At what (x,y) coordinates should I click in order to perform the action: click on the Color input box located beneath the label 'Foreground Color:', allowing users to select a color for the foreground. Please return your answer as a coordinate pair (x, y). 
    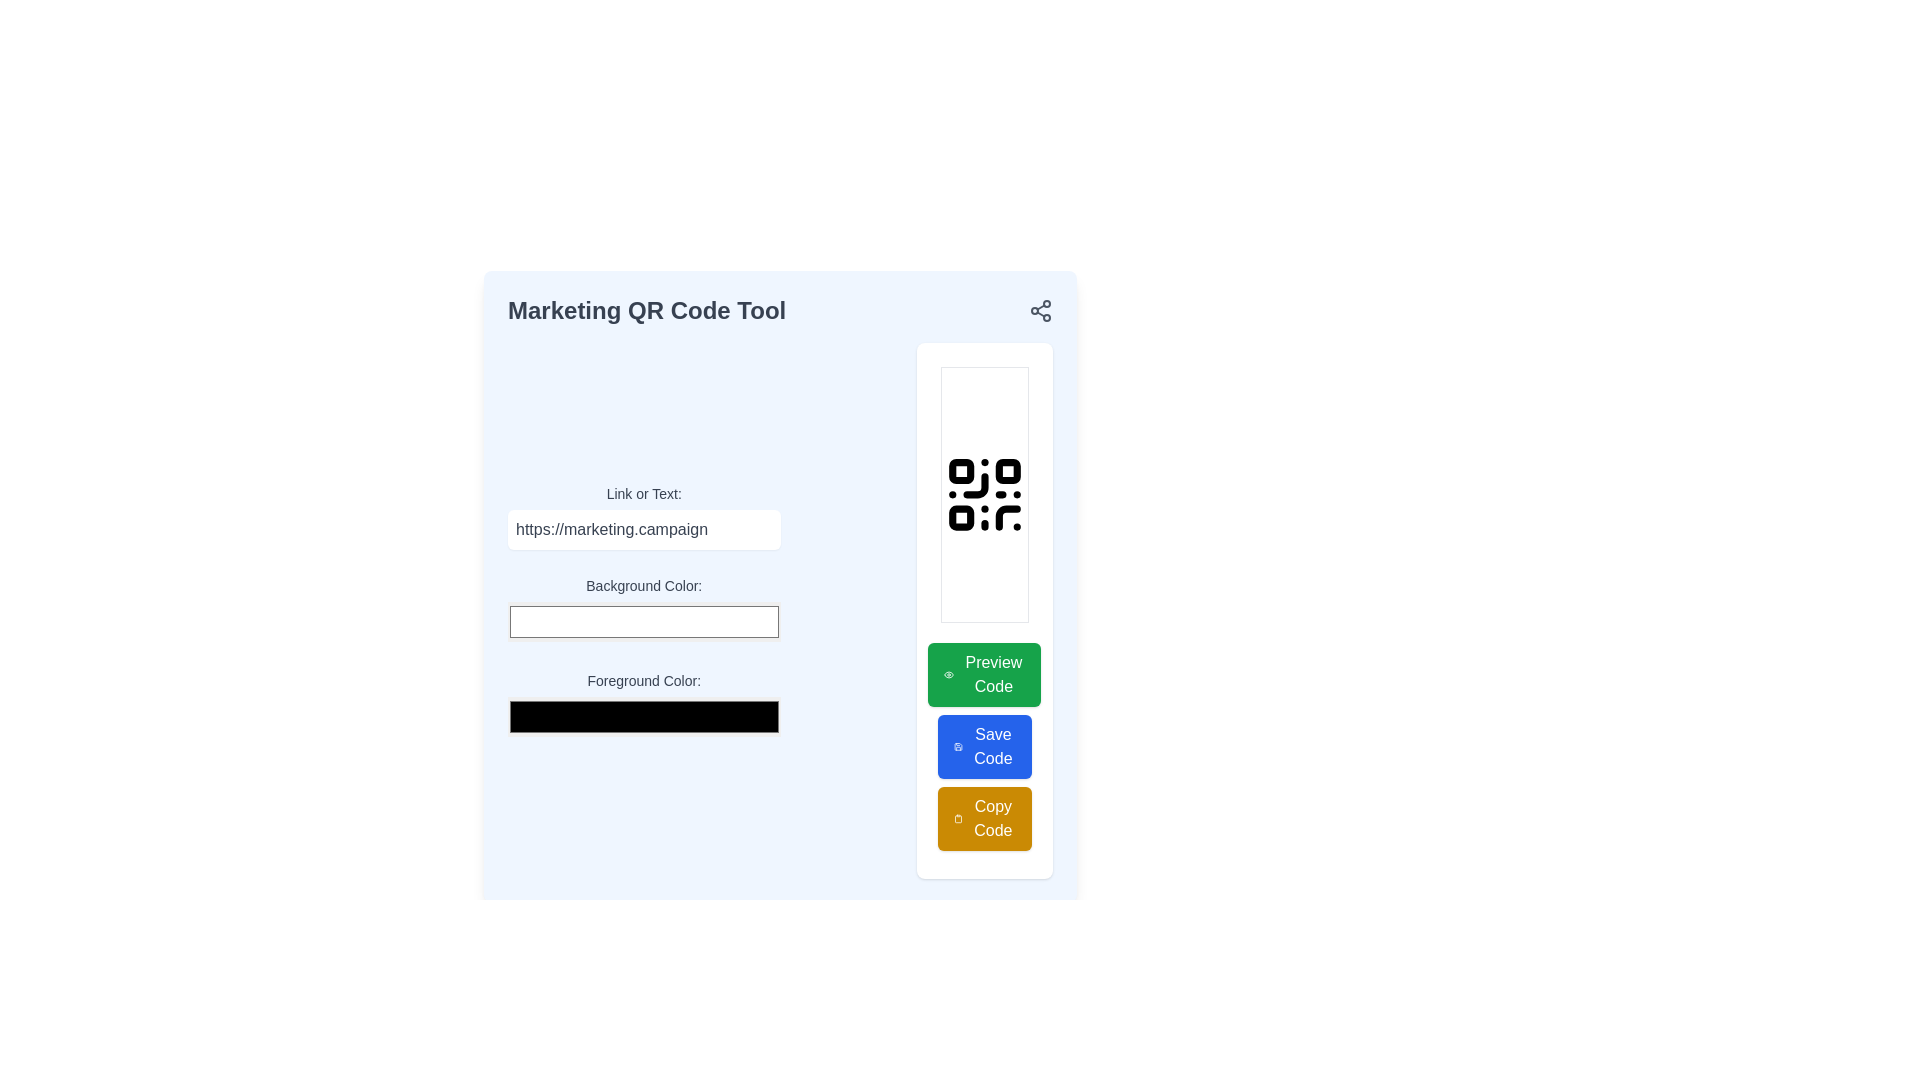
    Looking at the image, I should click on (644, 716).